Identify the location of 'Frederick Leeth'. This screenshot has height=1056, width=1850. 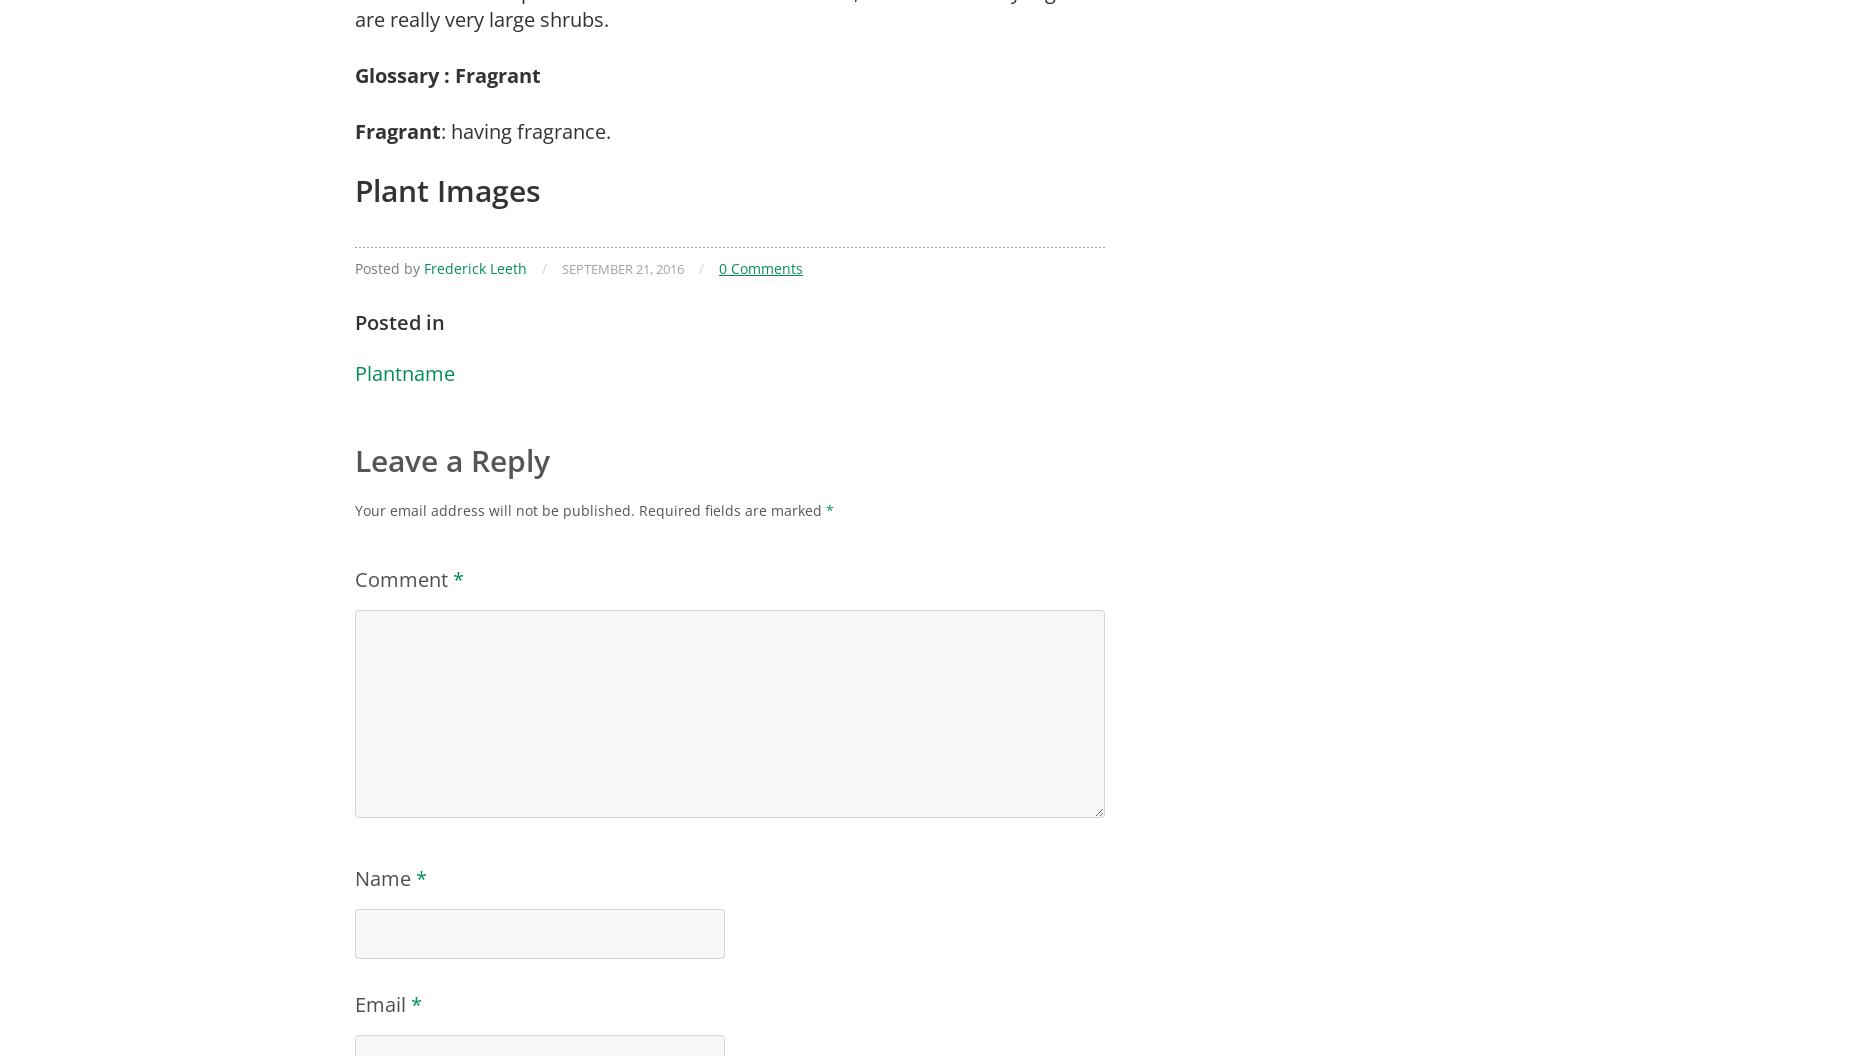
(423, 267).